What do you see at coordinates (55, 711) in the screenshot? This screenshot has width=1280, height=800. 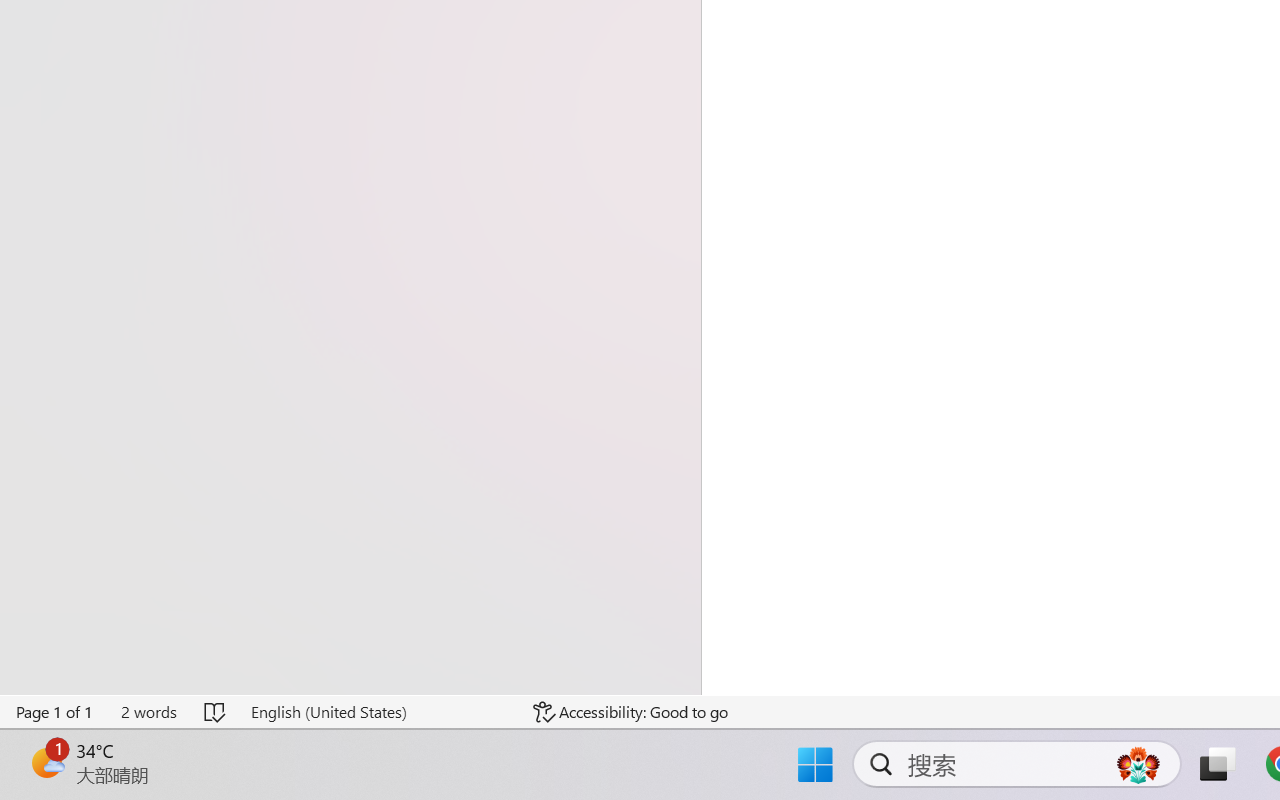 I see `'Page Number Page 1 of 1'` at bounding box center [55, 711].